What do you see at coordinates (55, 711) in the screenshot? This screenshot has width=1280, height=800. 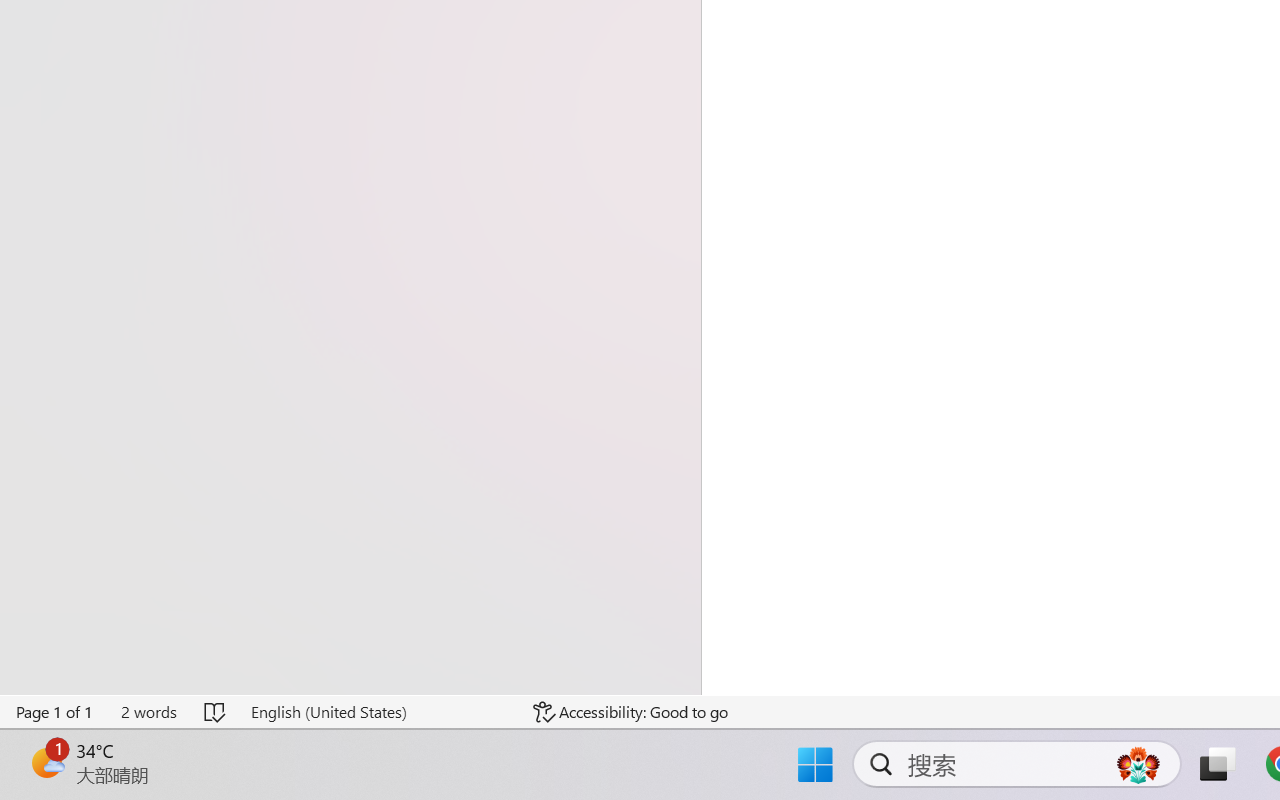 I see `'Page Number Page 1 of 1'` at bounding box center [55, 711].